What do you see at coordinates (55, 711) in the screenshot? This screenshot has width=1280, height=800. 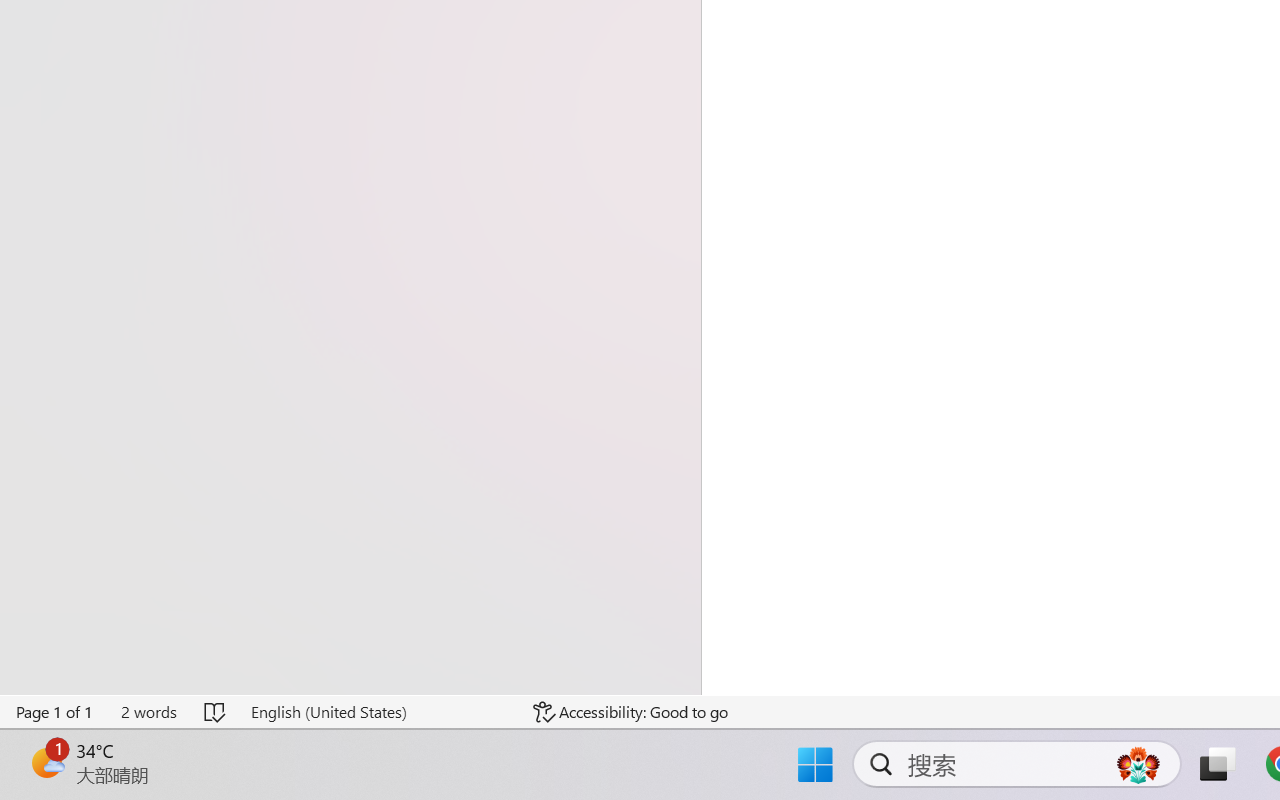 I see `'Page Number Page 1 of 1'` at bounding box center [55, 711].